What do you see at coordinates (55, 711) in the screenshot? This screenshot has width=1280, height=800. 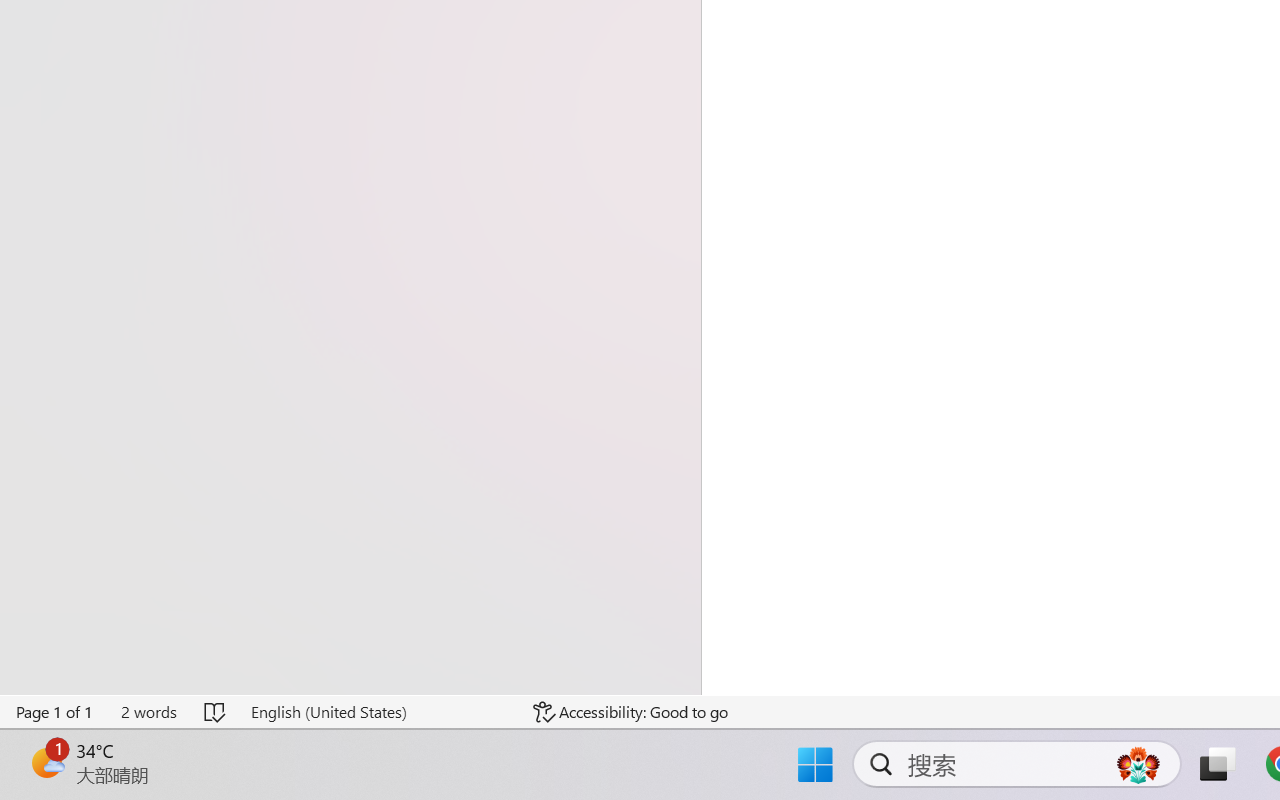 I see `'Page Number Page 1 of 1'` at bounding box center [55, 711].